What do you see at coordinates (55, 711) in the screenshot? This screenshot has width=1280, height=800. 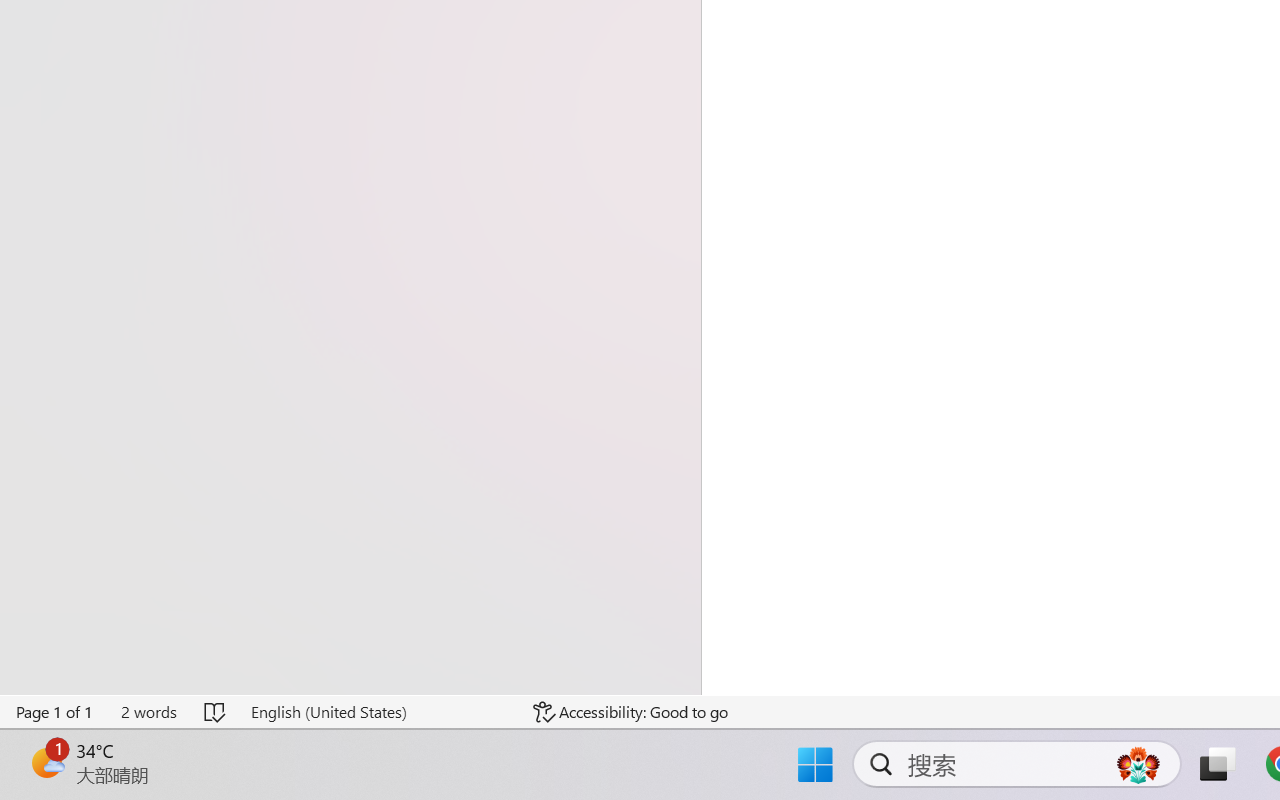 I see `'Page Number Page 1 of 1'` at bounding box center [55, 711].